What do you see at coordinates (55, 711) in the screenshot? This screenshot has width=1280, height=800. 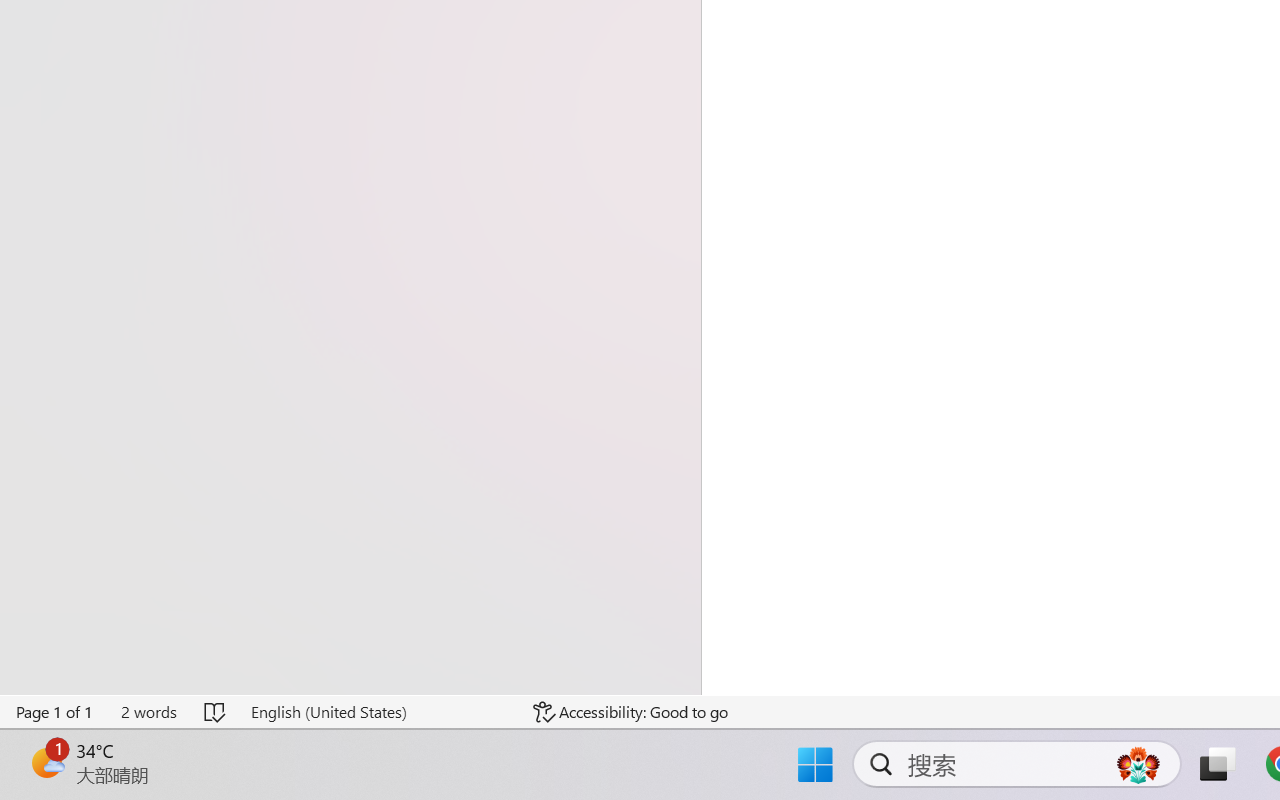 I see `'Page Number Page 1 of 1'` at bounding box center [55, 711].